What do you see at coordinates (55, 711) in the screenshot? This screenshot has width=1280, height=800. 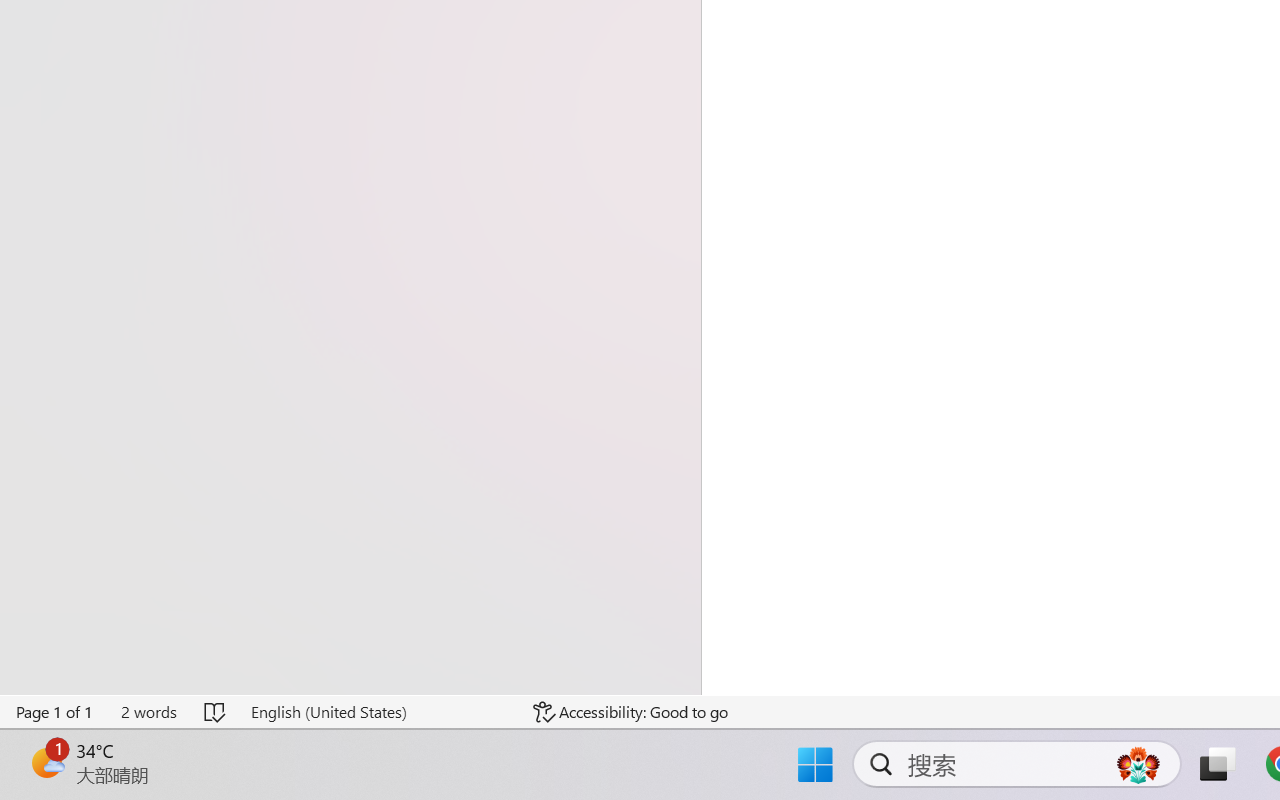 I see `'Page Number Page 1 of 1'` at bounding box center [55, 711].